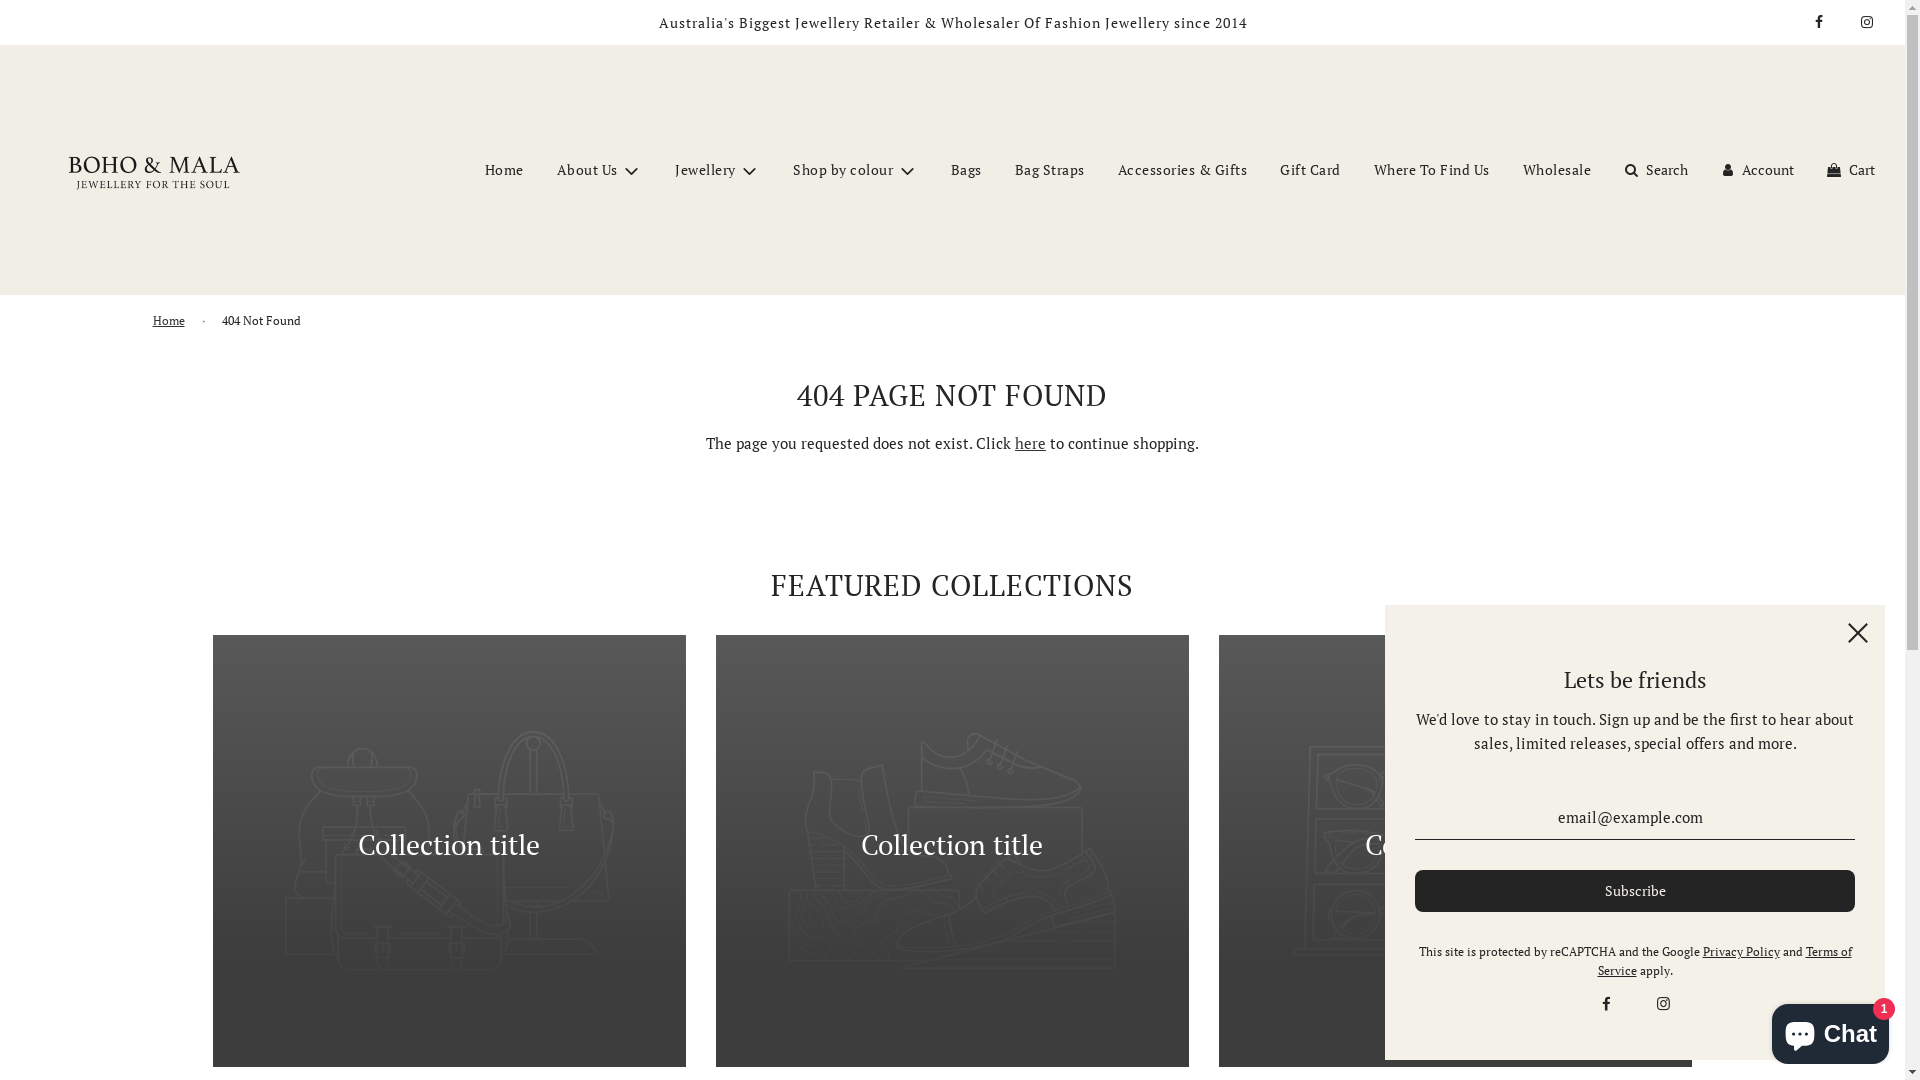 The image size is (1920, 1080). Describe the element at coordinates (1556, 168) in the screenshot. I see `'Wholesale'` at that location.